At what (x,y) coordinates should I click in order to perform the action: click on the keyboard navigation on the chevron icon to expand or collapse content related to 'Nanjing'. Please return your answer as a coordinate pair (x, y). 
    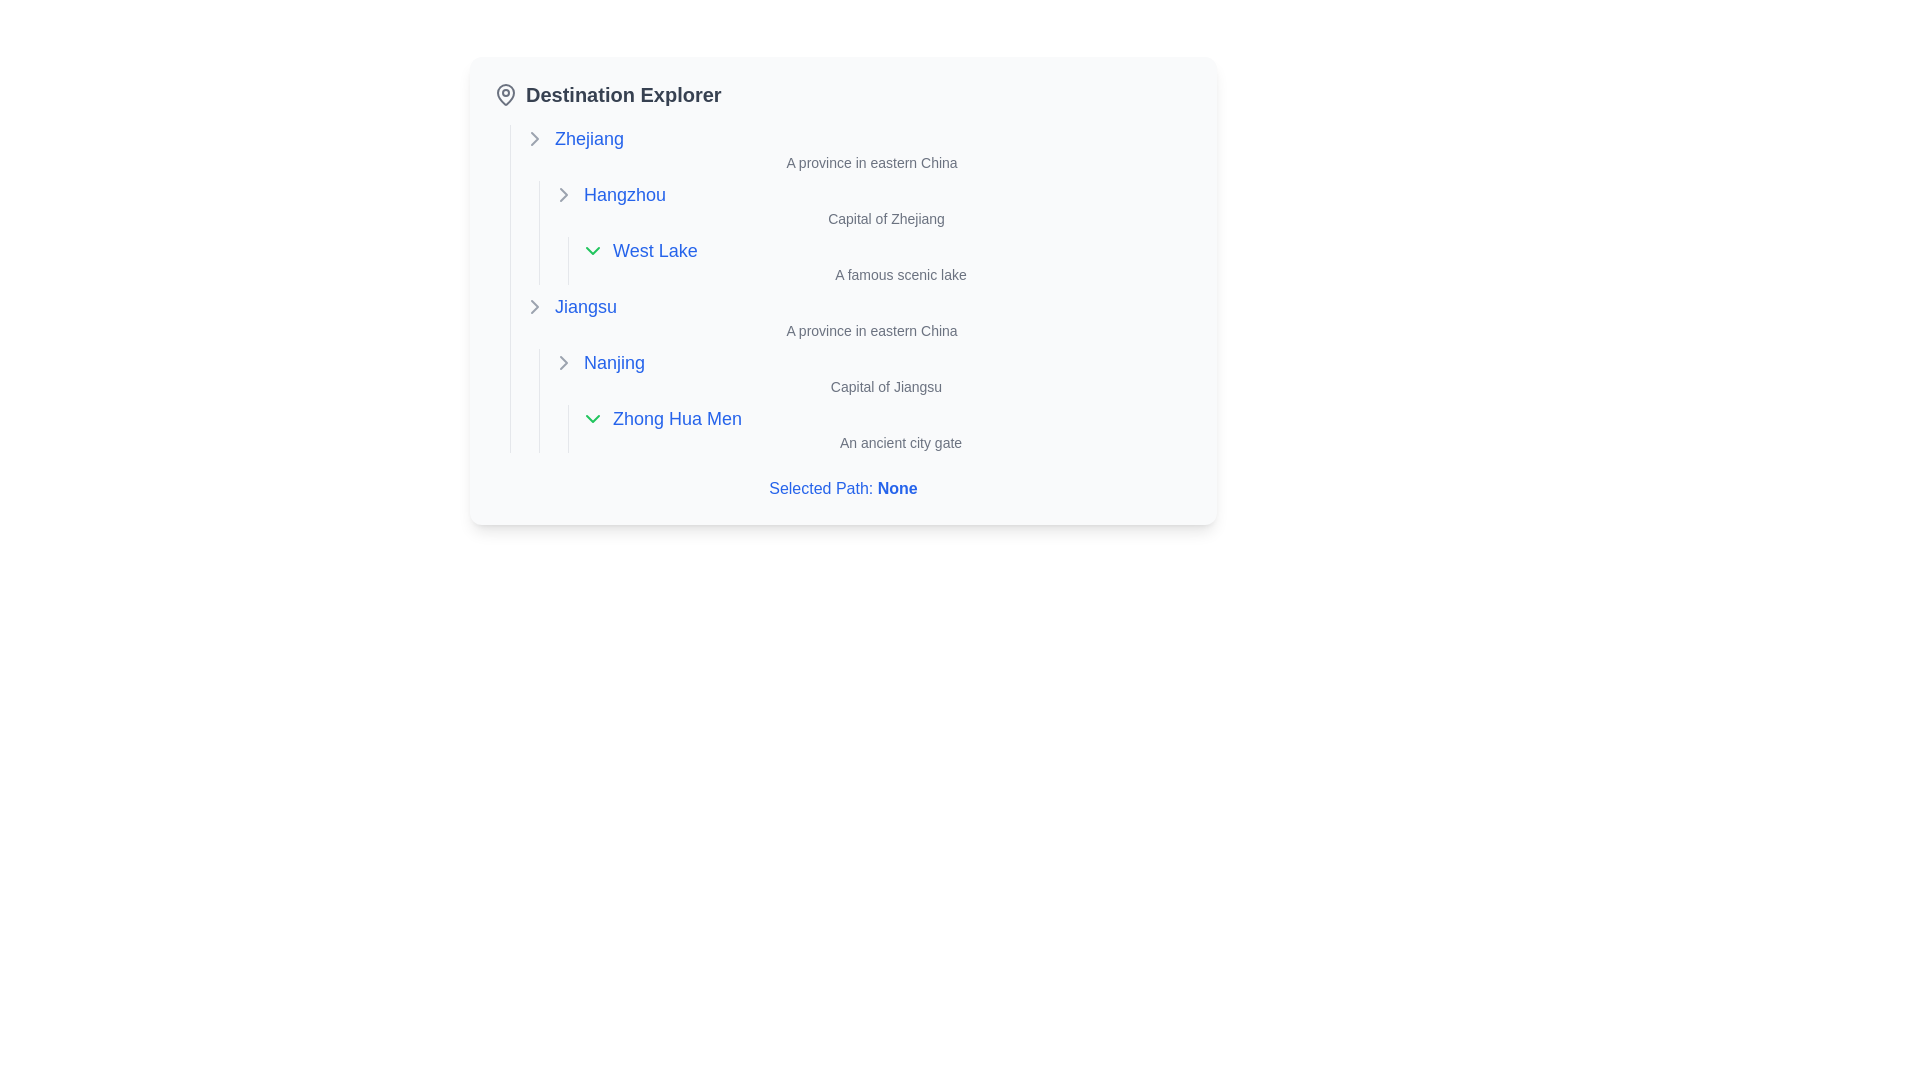
    Looking at the image, I should click on (563, 362).